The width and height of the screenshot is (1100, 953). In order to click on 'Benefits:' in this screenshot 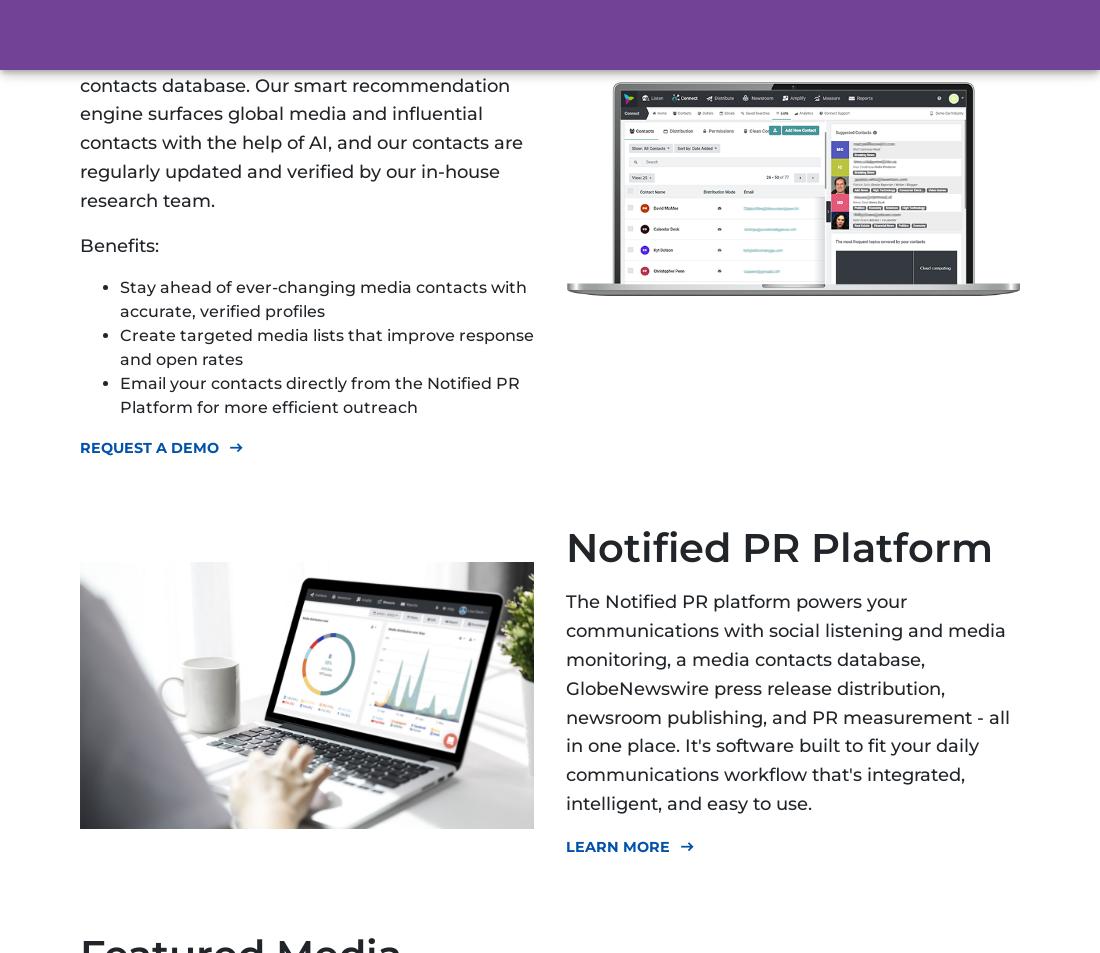, I will do `click(119, 244)`.